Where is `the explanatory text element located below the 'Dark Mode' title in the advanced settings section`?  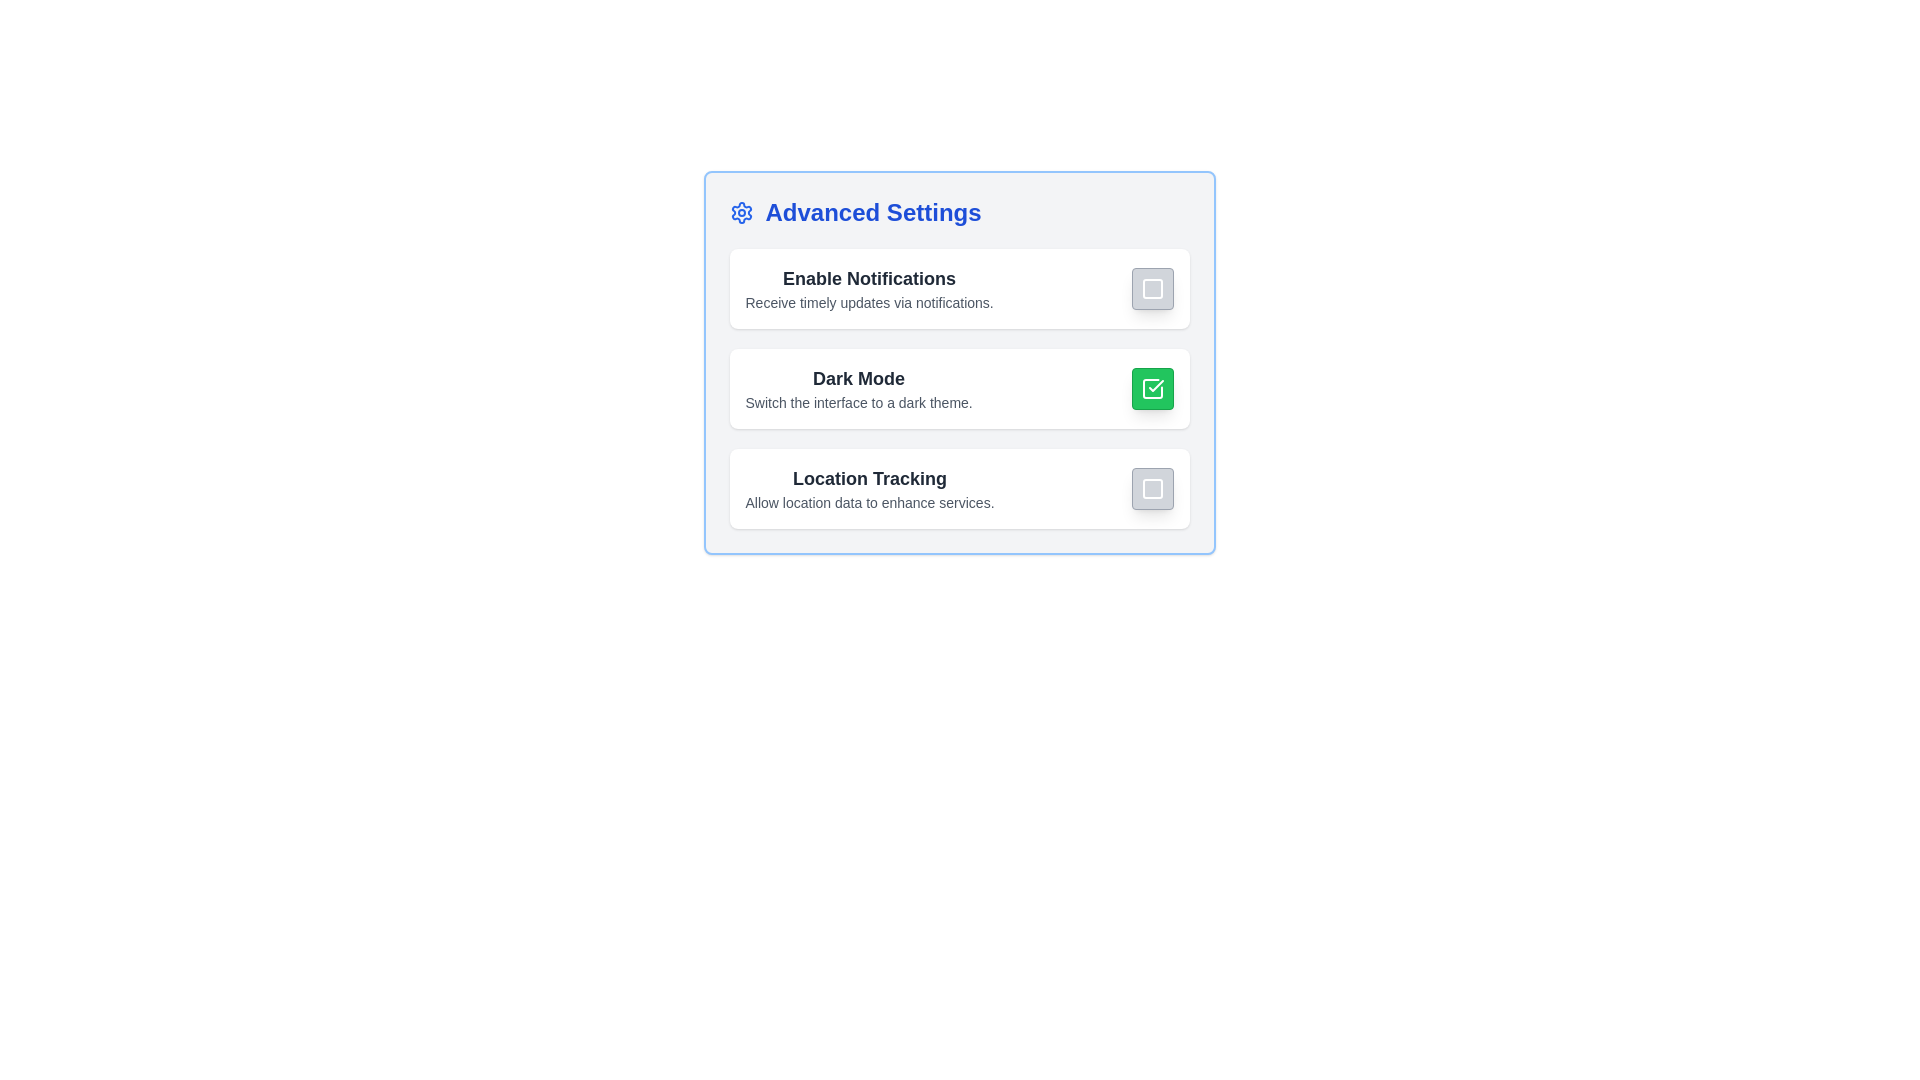
the explanatory text element located below the 'Dark Mode' title in the advanced settings section is located at coordinates (859, 402).